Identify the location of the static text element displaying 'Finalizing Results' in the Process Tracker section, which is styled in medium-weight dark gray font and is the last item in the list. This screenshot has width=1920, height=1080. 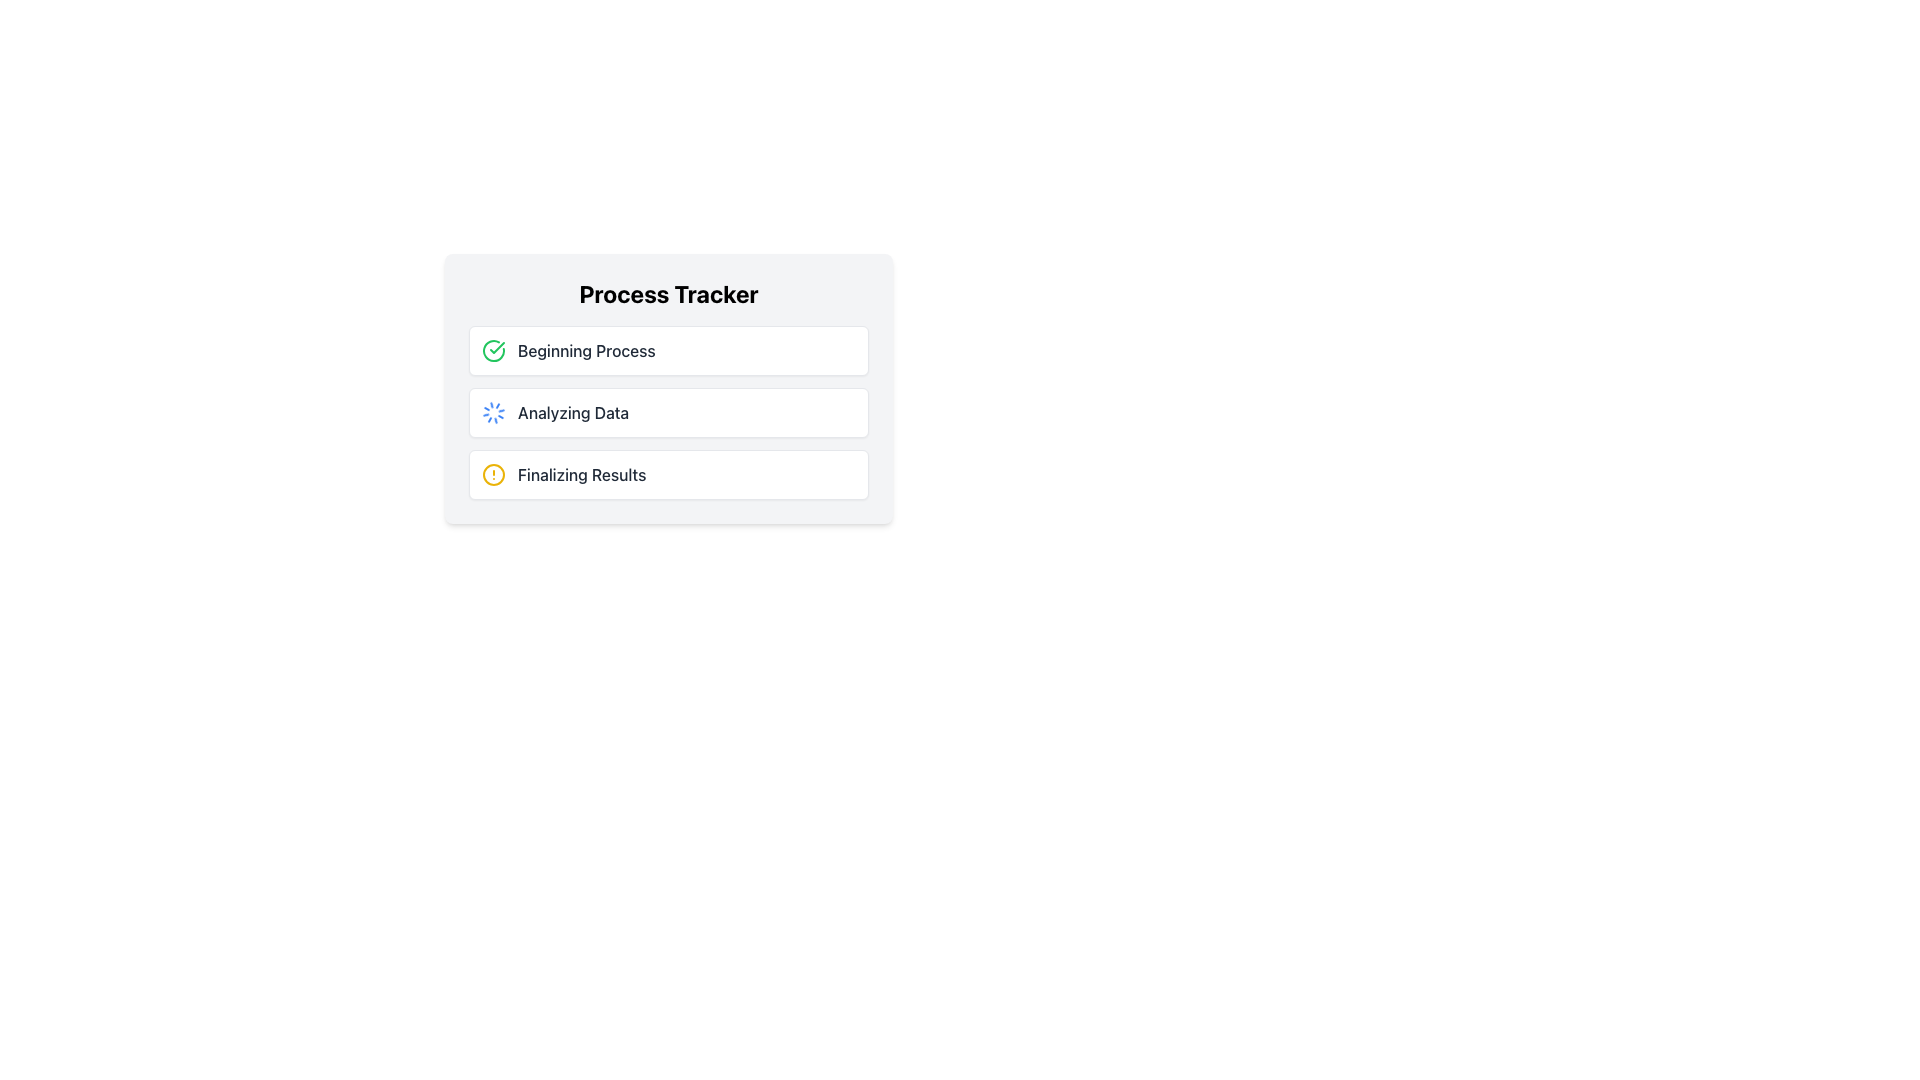
(581, 474).